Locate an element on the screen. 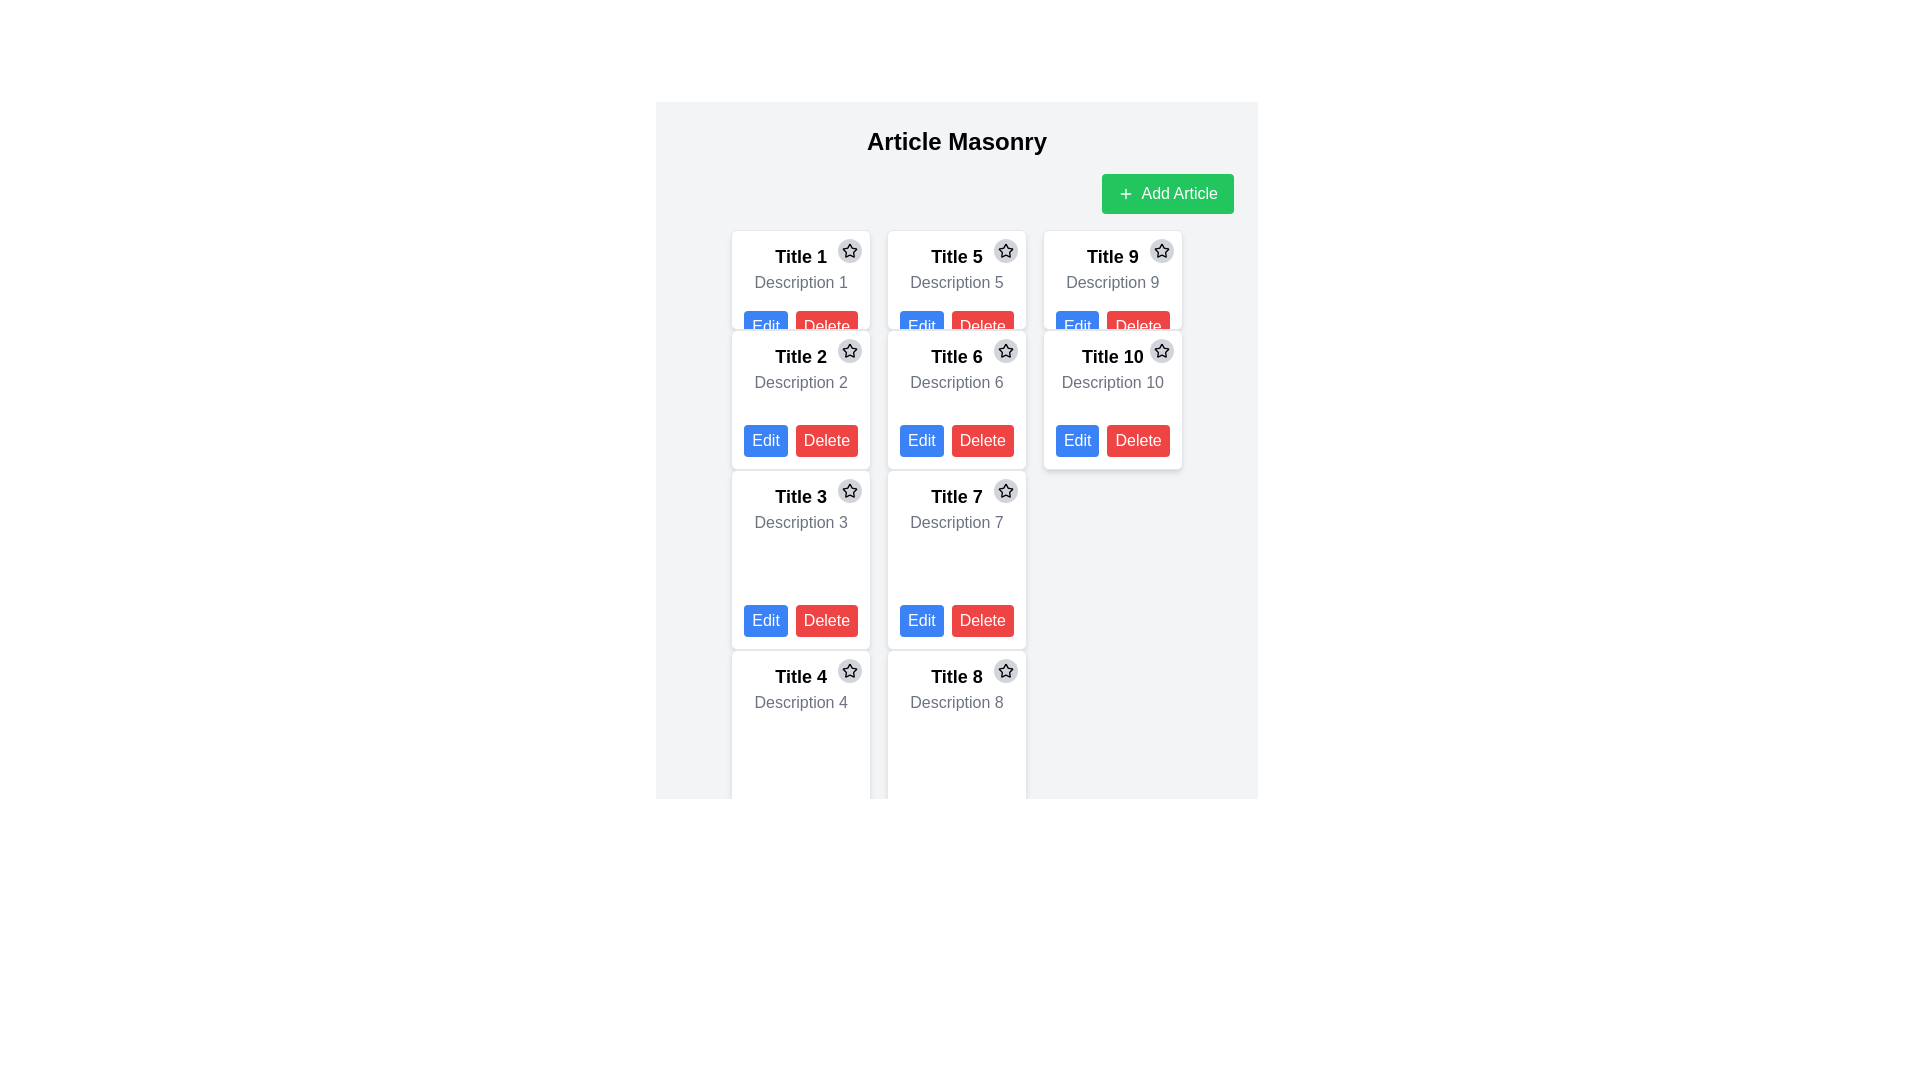 The height and width of the screenshot is (1080, 1920). the text label displaying 'Description 9', which is a non-interactive element styled in gray and positioned centrally within its card, below 'Title 9' is located at coordinates (1111, 282).